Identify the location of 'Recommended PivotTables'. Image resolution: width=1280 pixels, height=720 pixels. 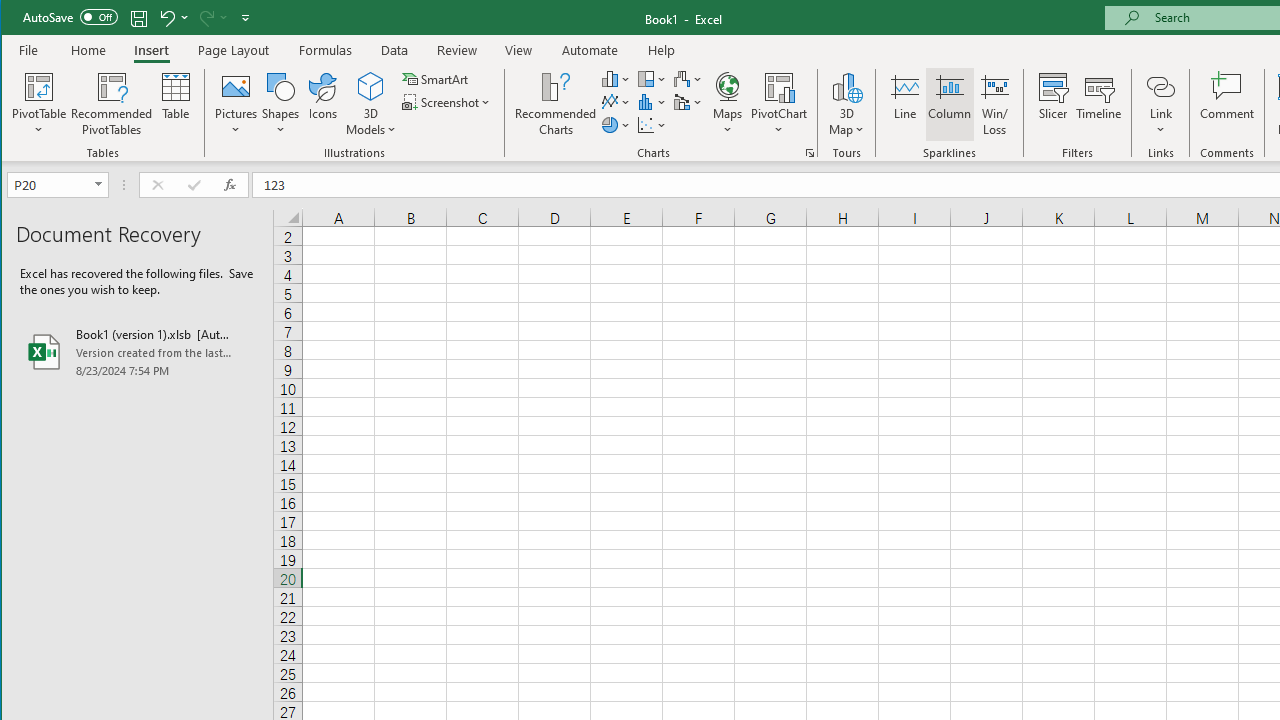
(111, 104).